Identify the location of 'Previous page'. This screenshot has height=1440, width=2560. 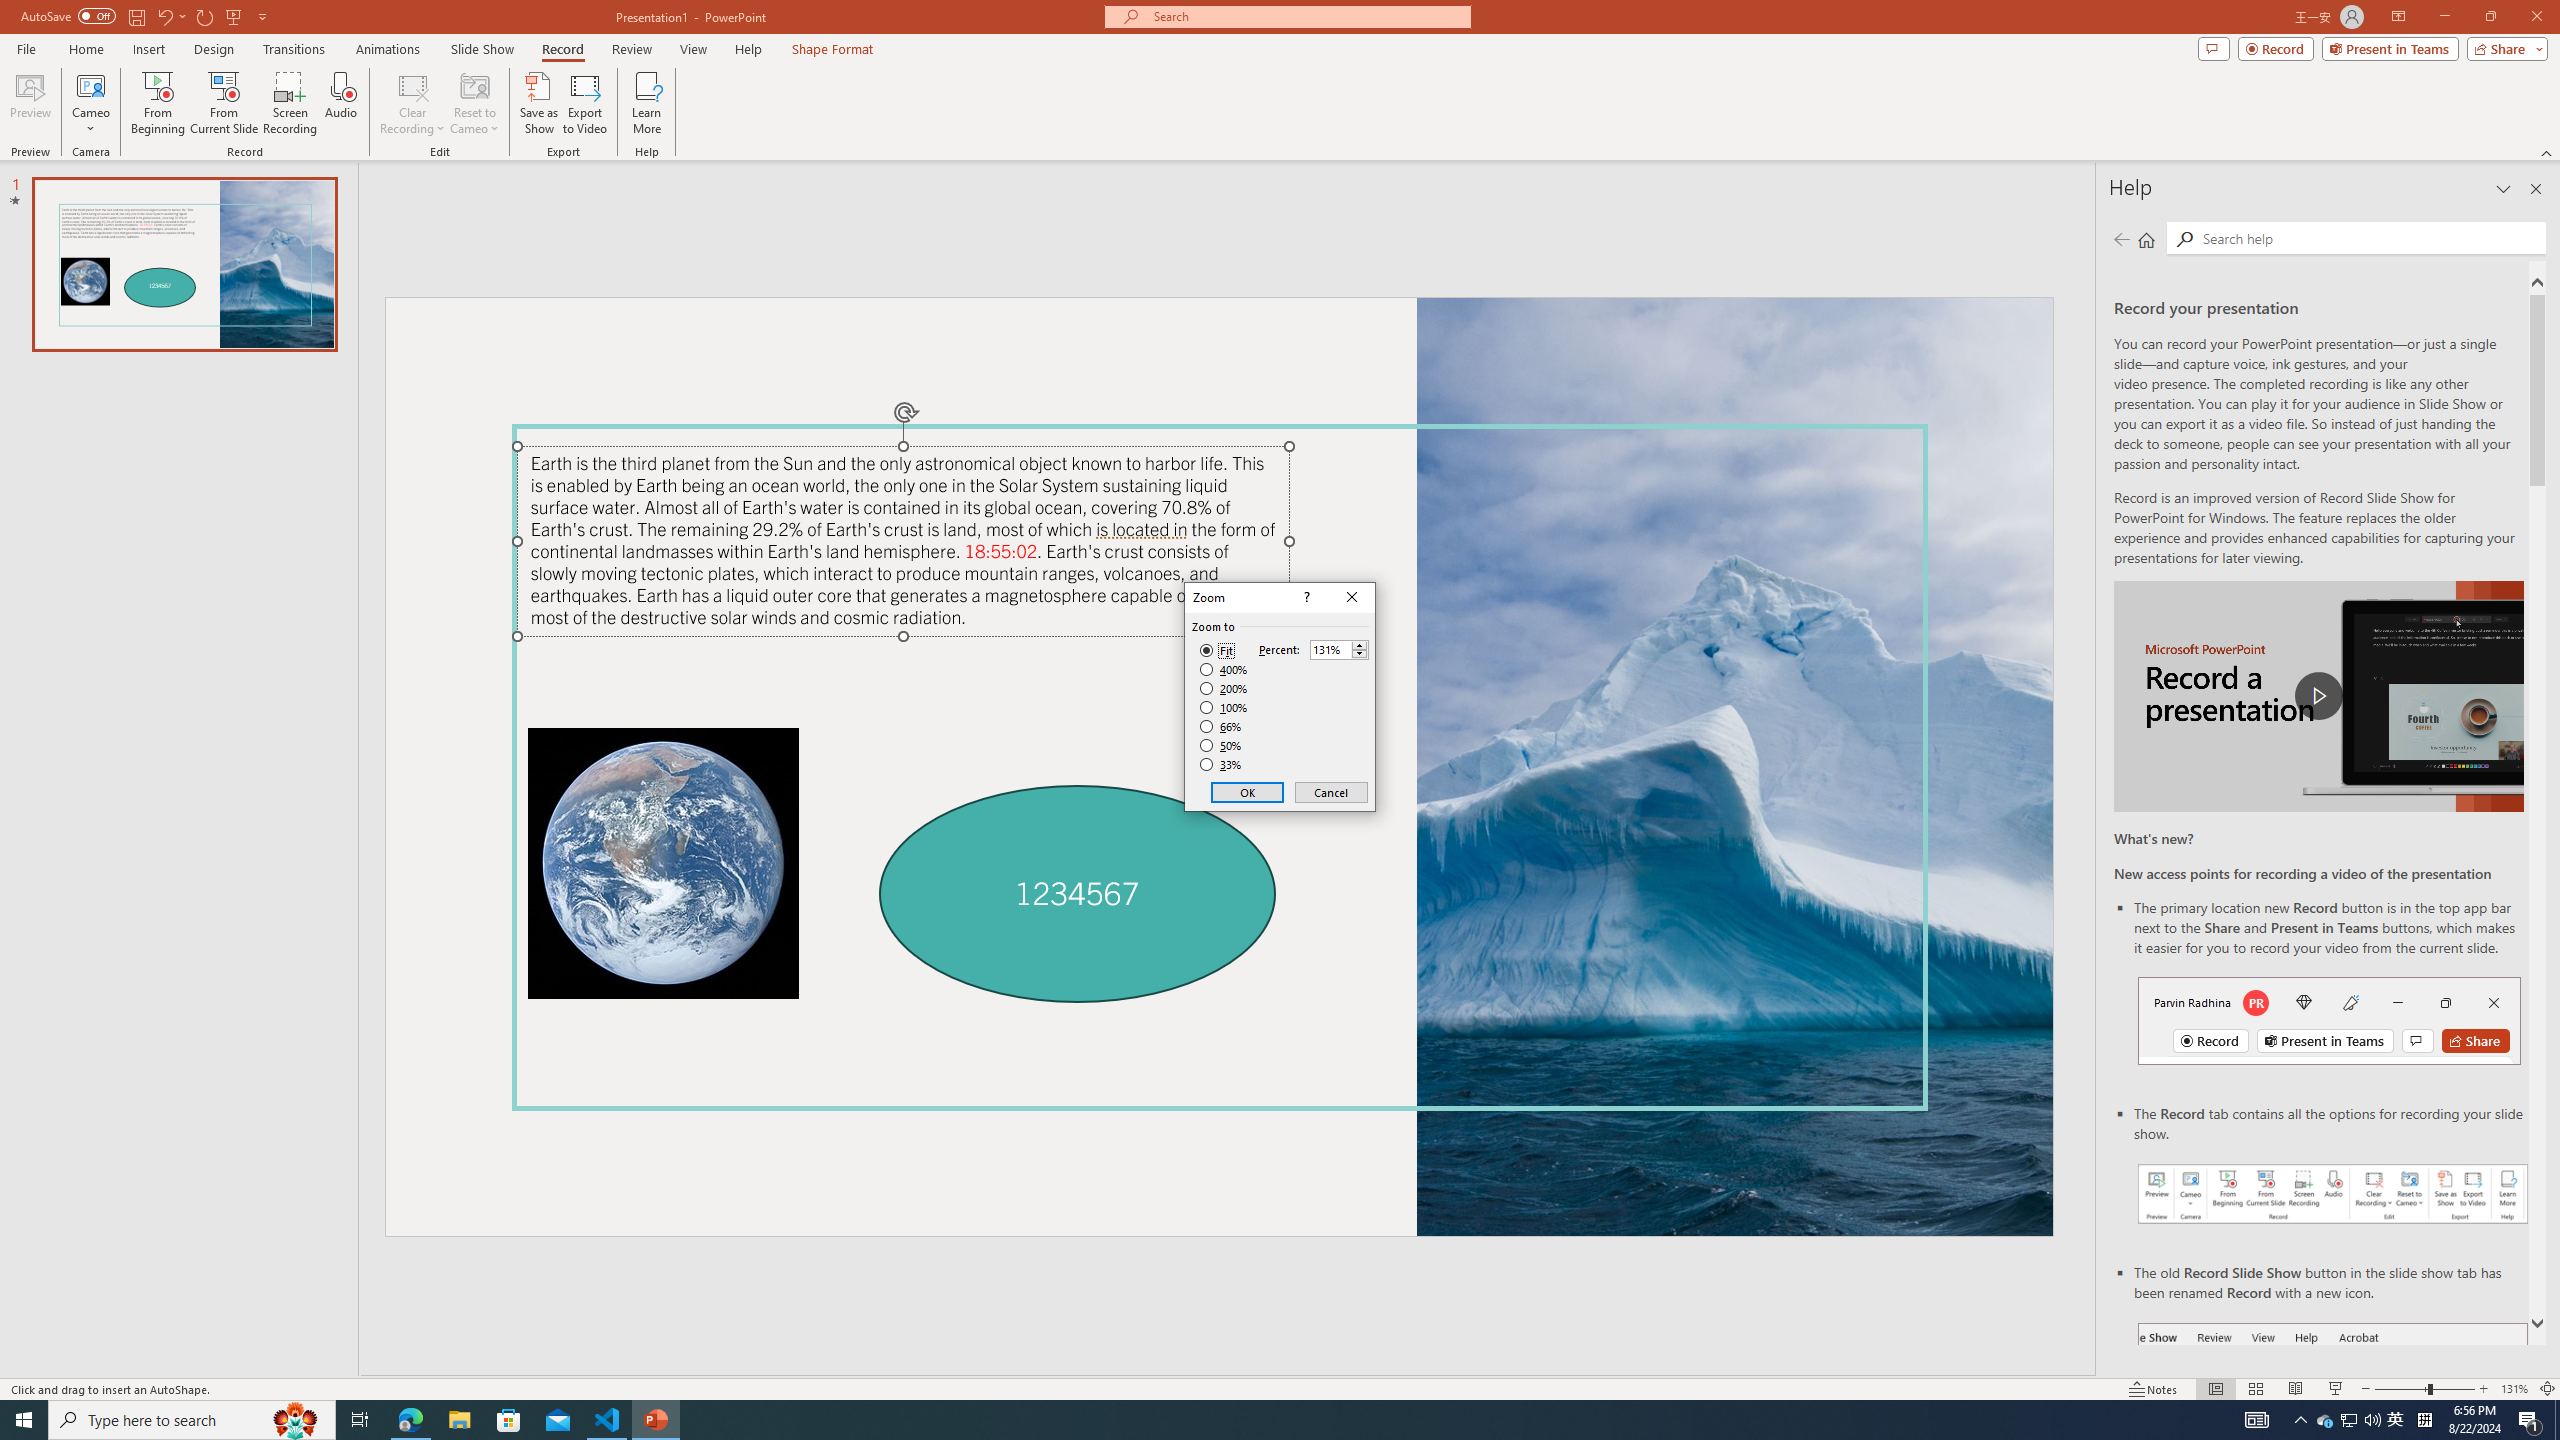
(2121, 238).